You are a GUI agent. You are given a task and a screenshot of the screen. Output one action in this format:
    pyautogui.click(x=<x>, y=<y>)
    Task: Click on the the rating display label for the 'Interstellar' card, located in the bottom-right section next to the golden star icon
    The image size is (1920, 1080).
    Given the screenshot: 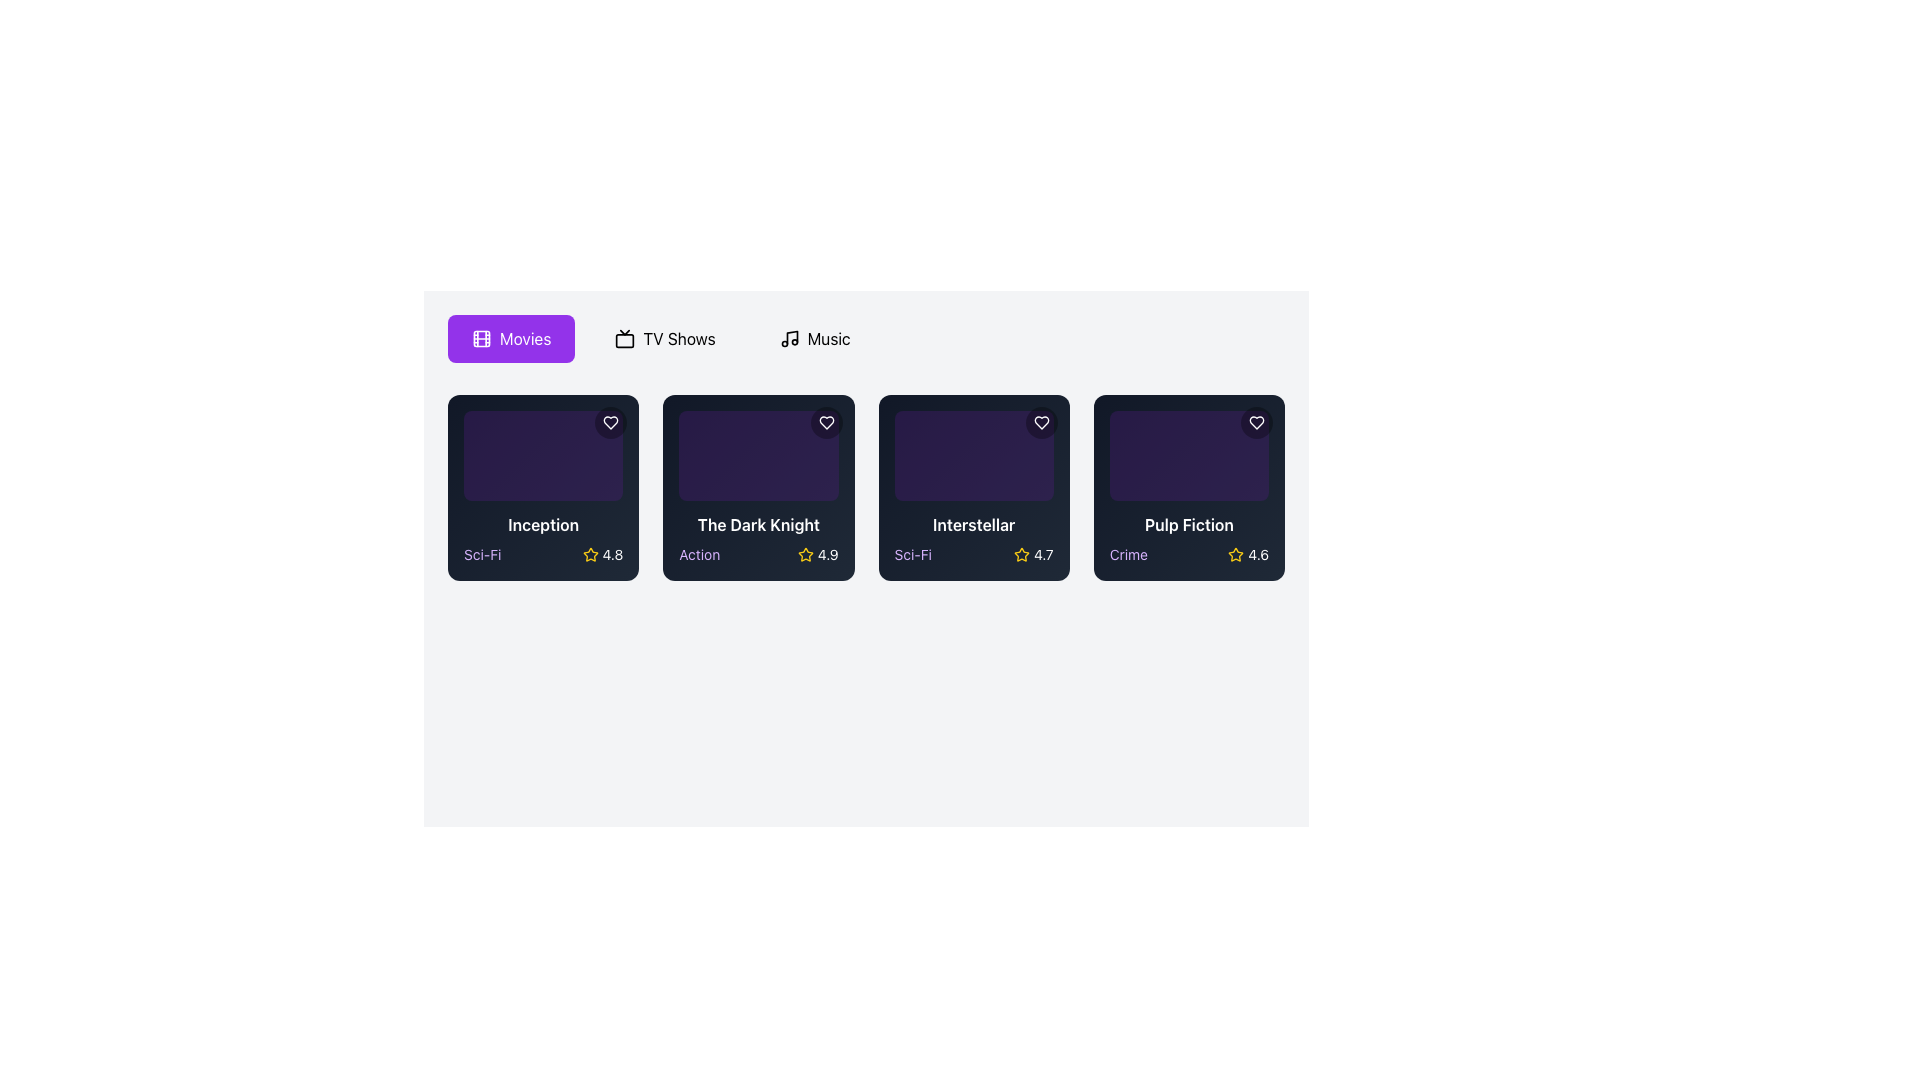 What is the action you would take?
    pyautogui.click(x=1042, y=554)
    